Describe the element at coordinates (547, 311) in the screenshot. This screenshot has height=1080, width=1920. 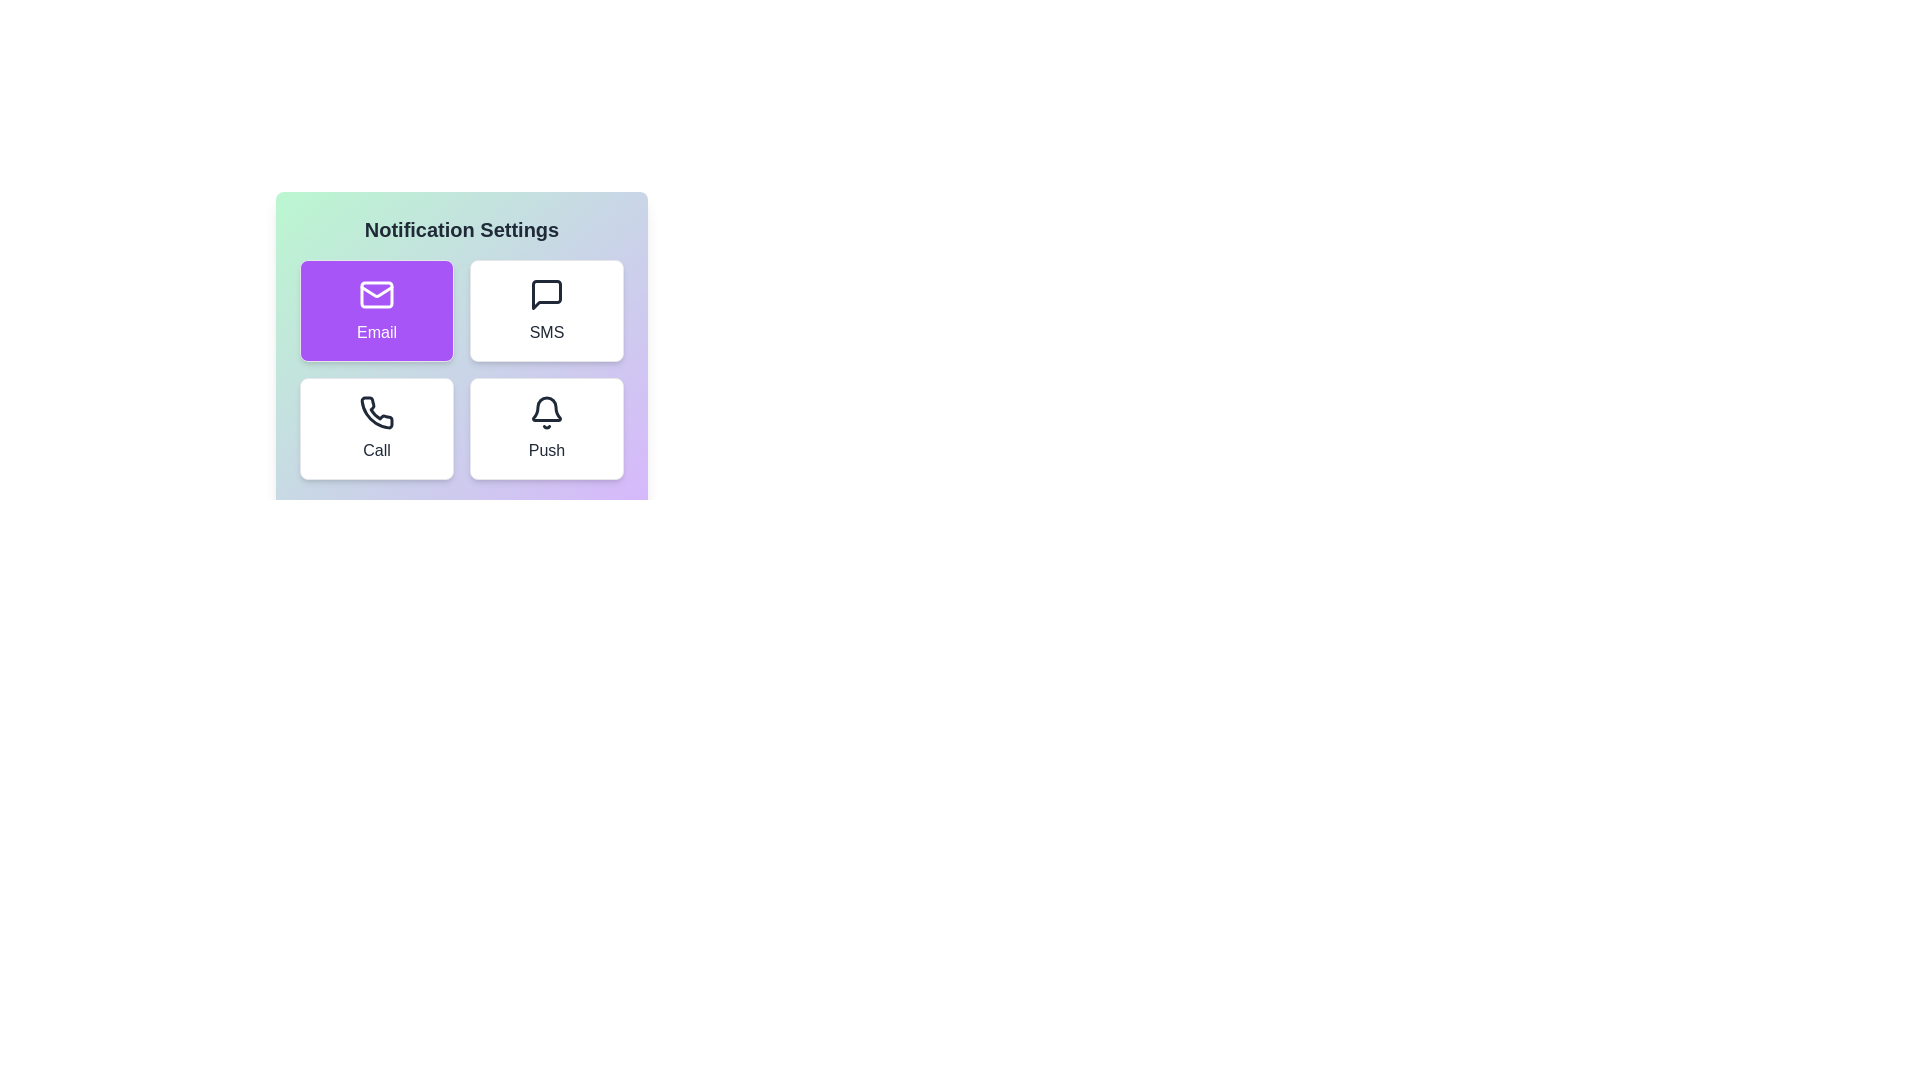
I see `the notification method SMS by clicking its corresponding button` at that location.